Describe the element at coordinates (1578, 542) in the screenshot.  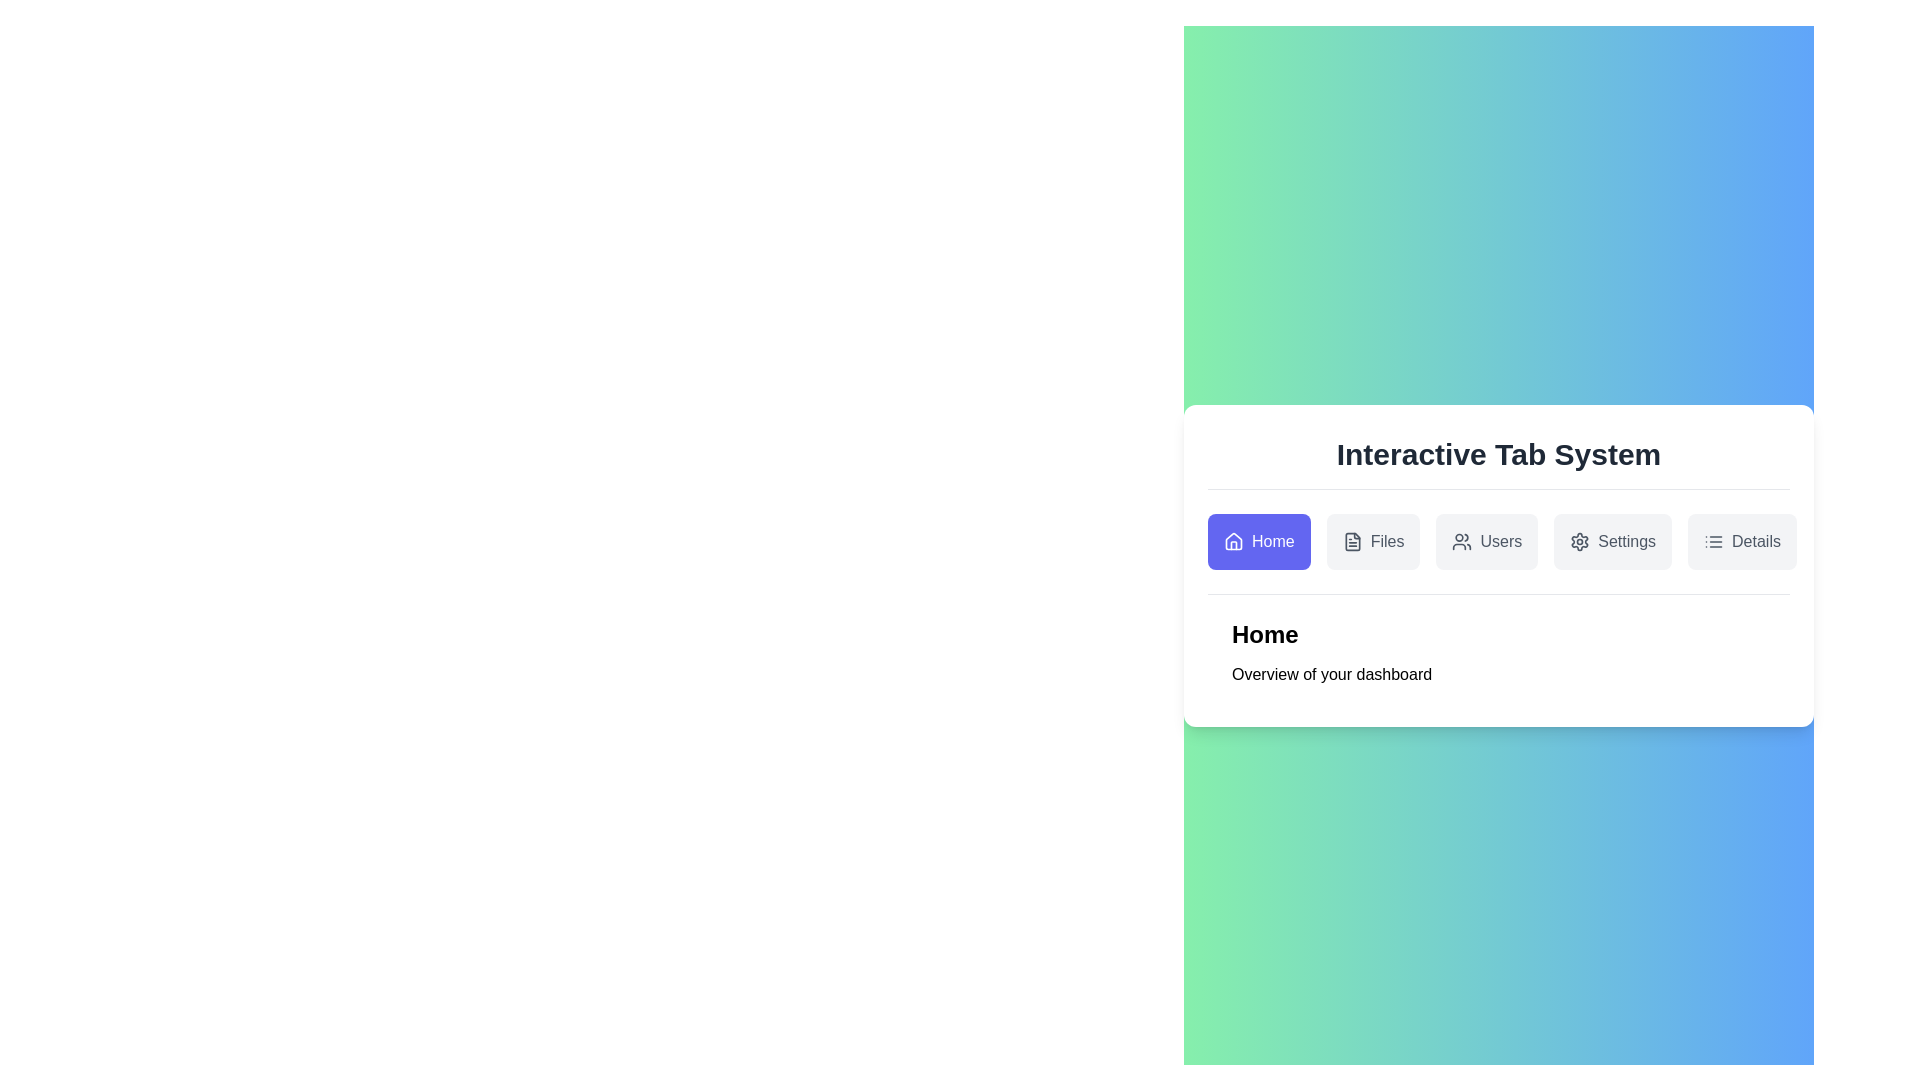
I see `on the settings icon located in the fourth position of the navigation bar` at that location.